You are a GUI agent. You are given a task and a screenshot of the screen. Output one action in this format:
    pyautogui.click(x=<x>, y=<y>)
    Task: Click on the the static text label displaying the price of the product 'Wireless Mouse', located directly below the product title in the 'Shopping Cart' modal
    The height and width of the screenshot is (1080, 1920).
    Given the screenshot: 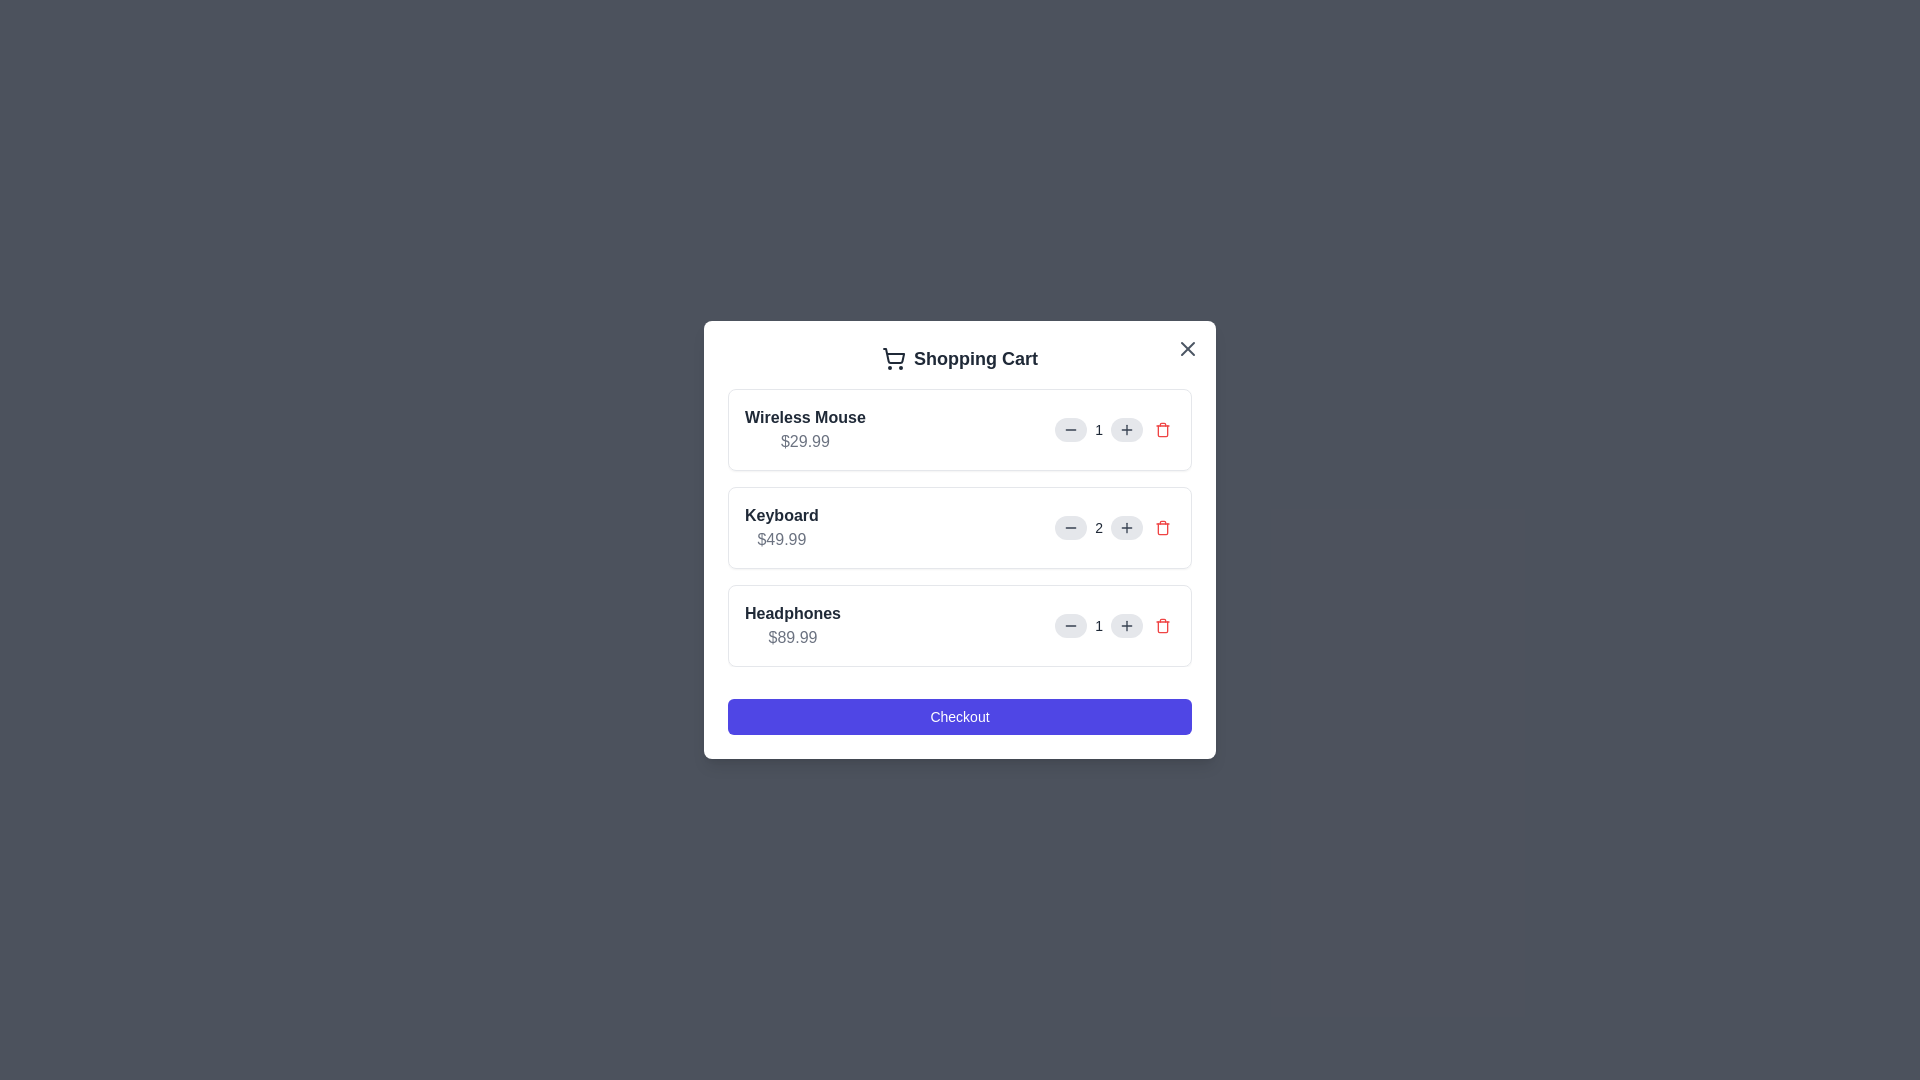 What is the action you would take?
    pyautogui.click(x=805, y=441)
    